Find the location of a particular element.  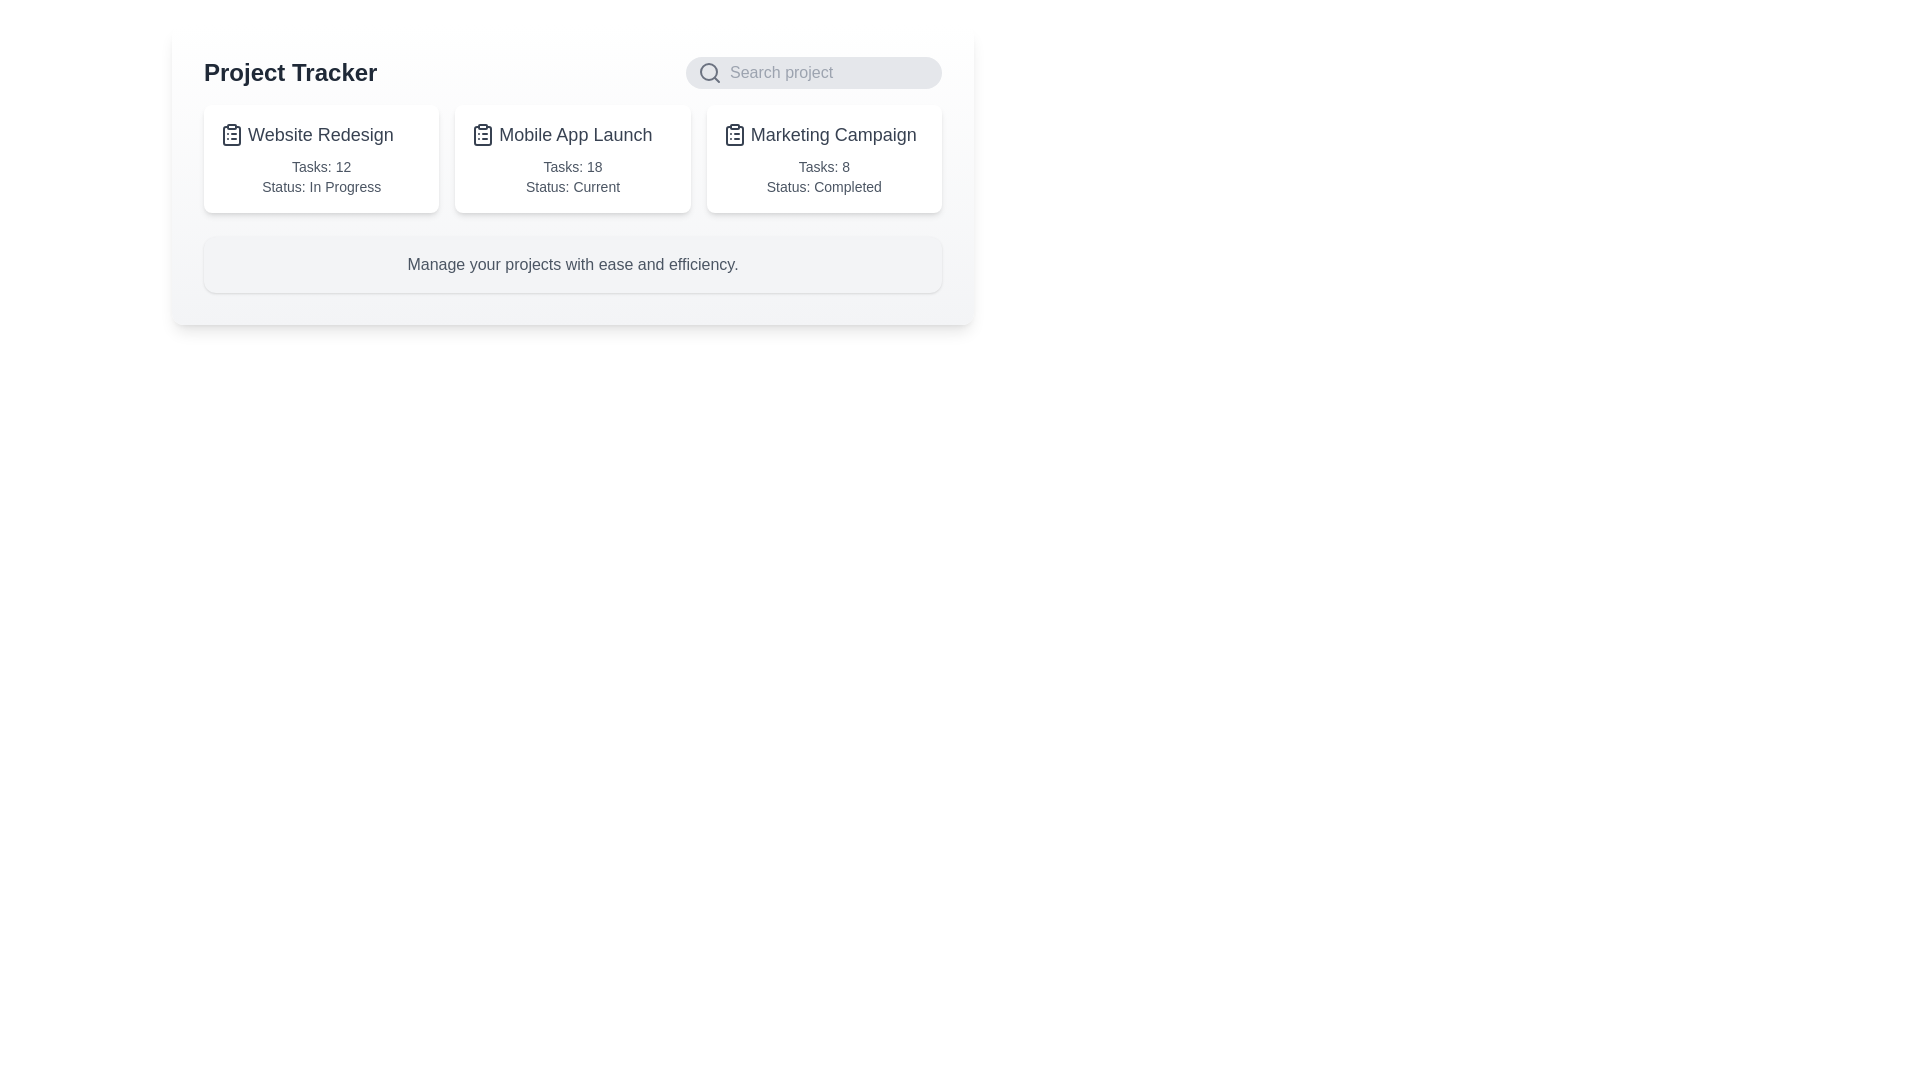

the small gray text label displaying 'Tasks: 12' located beneath the 'Website Redesign' heading within the white card interface is located at coordinates (321, 165).